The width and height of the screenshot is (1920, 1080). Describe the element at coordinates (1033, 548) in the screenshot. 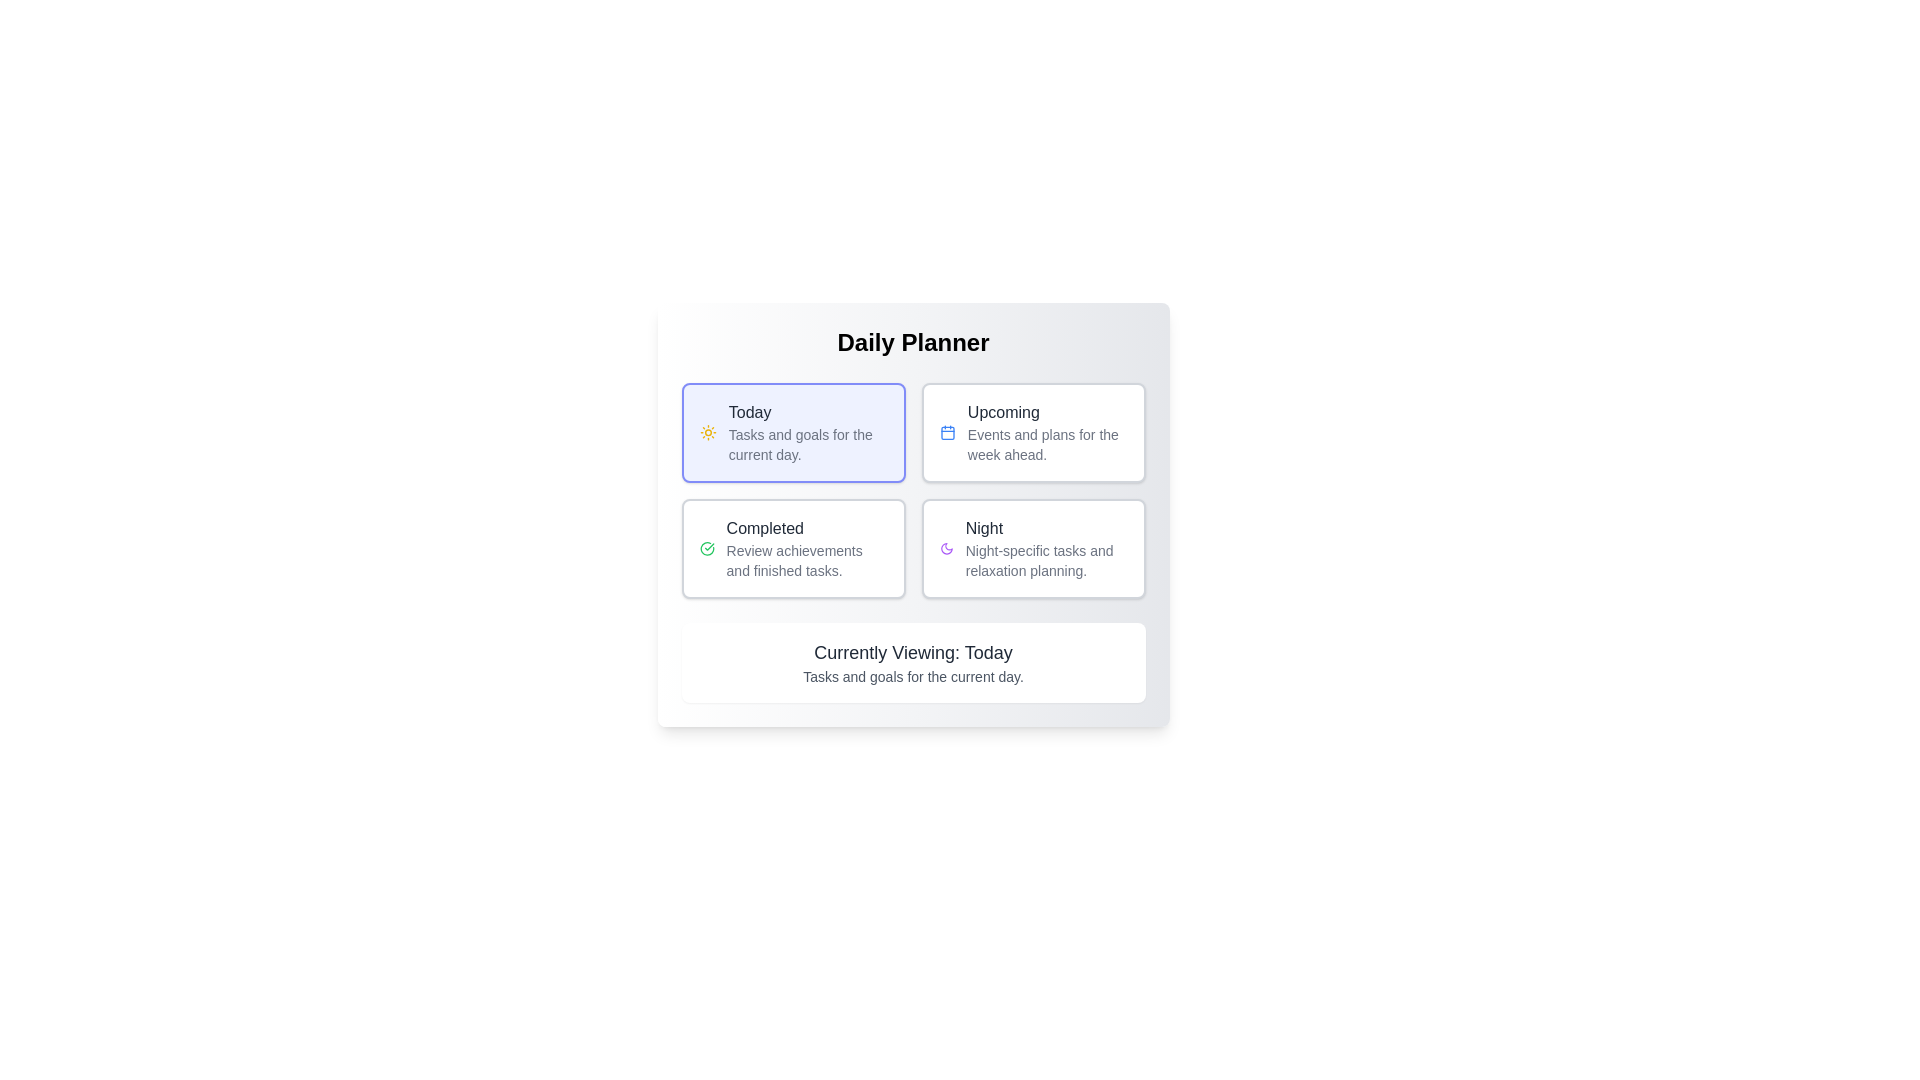

I see `the interactive planning button located at the bottom-right of the grid for accessibility purposes` at that location.